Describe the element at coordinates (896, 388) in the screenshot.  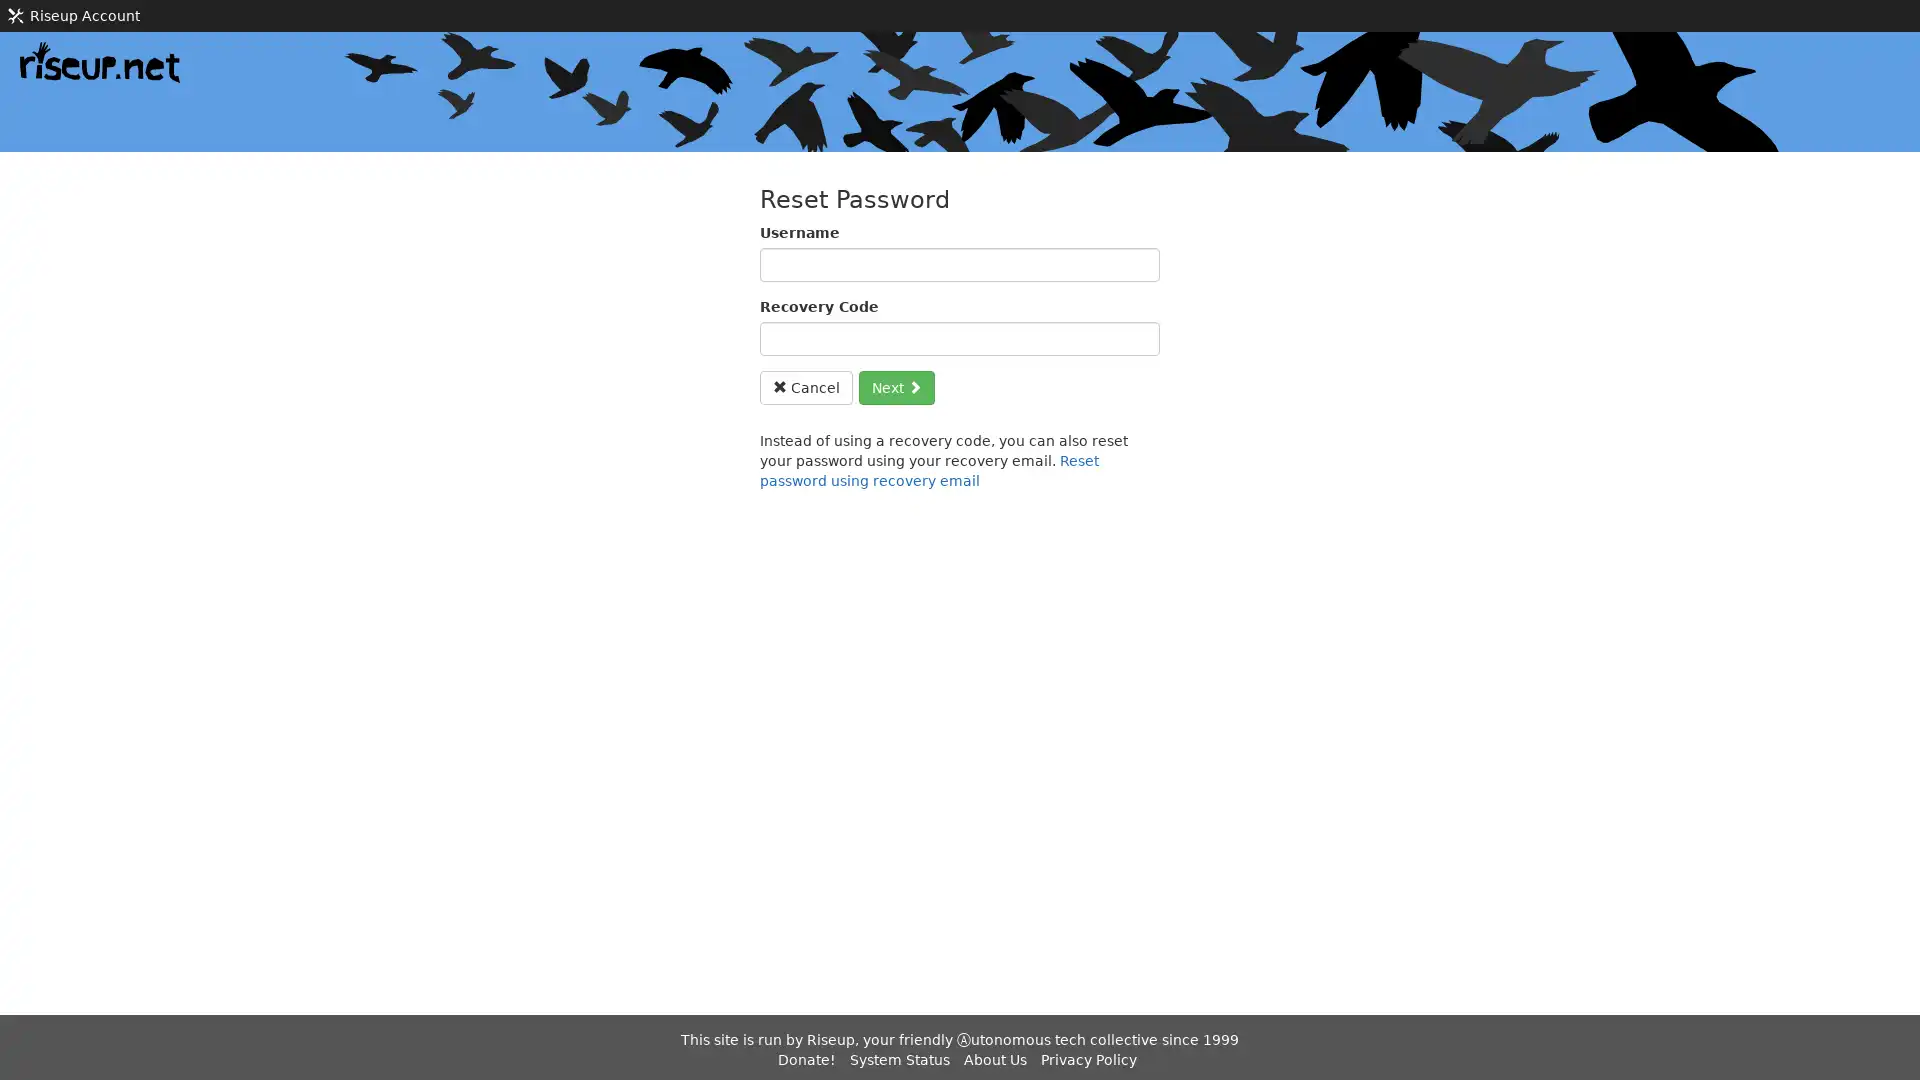
I see `Next` at that location.